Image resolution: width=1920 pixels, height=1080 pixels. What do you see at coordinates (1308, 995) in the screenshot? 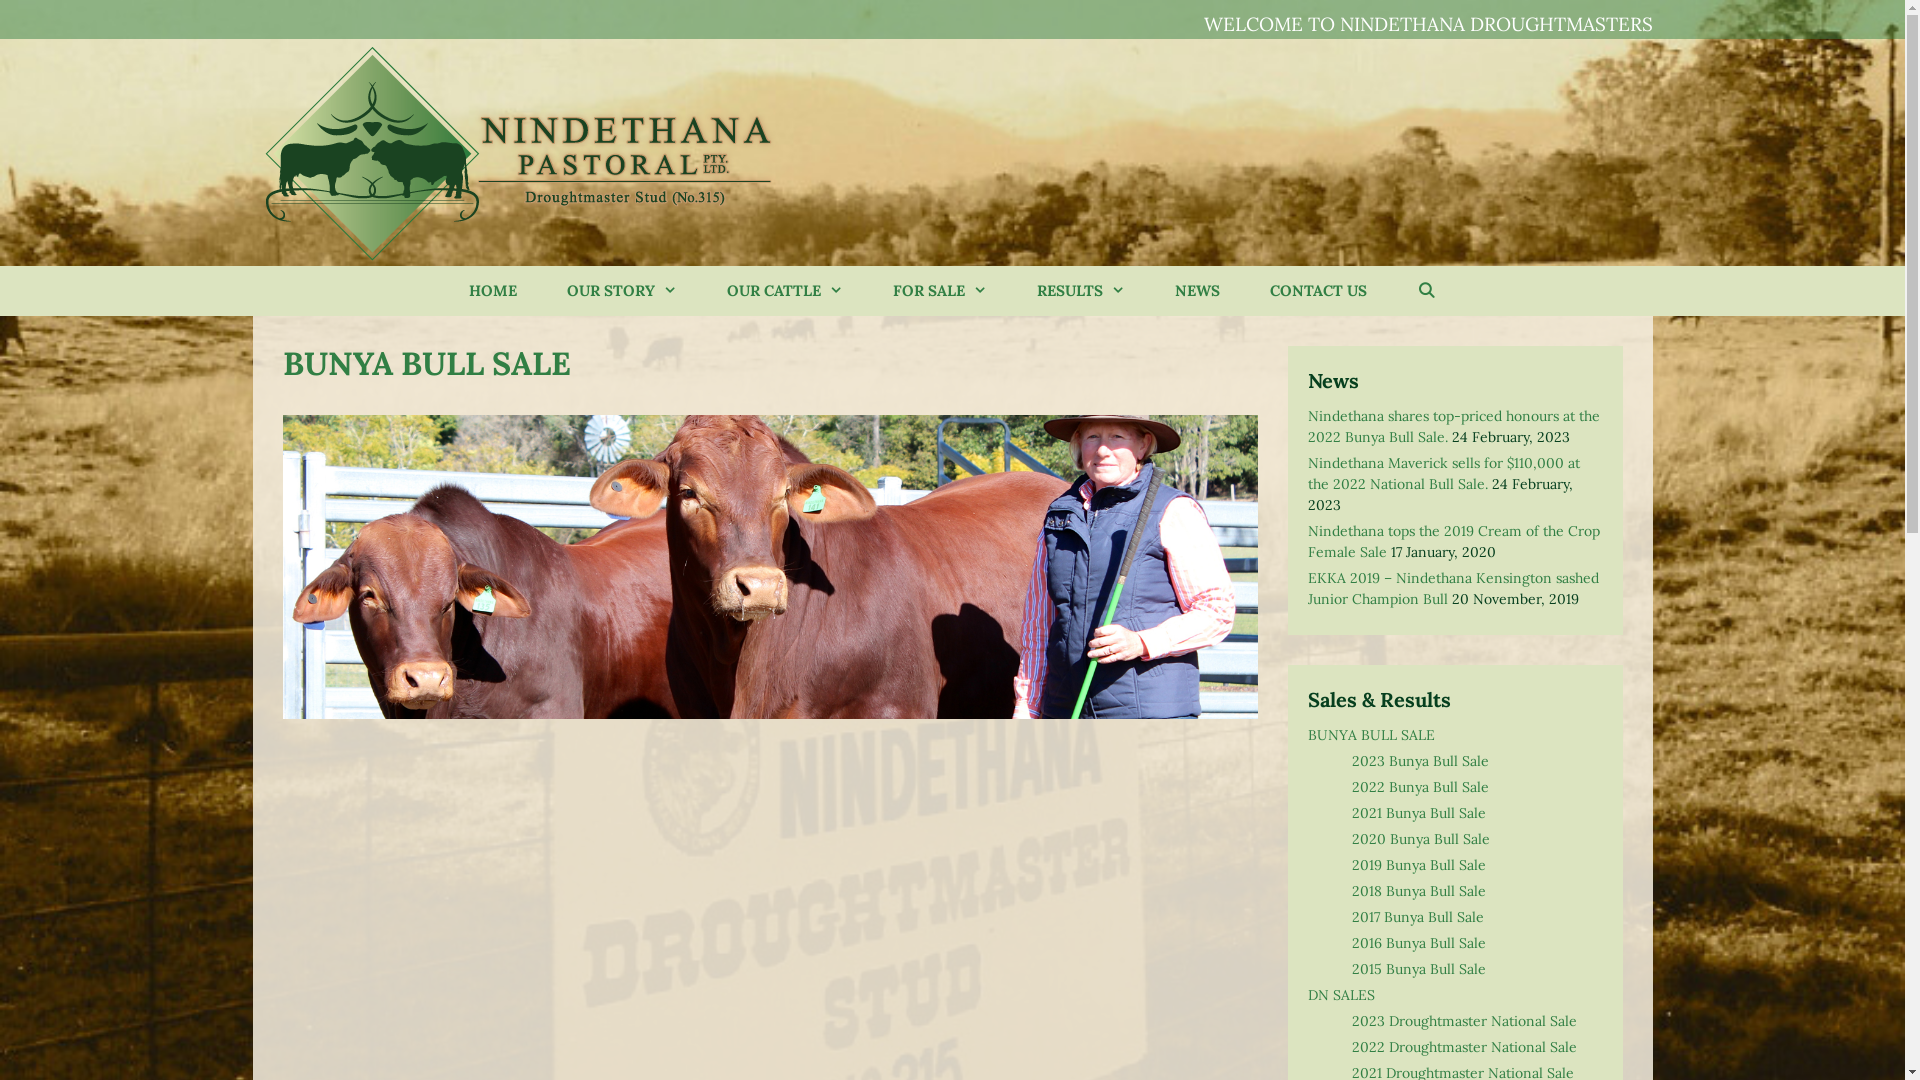
I see `'DN SALES'` at bounding box center [1308, 995].